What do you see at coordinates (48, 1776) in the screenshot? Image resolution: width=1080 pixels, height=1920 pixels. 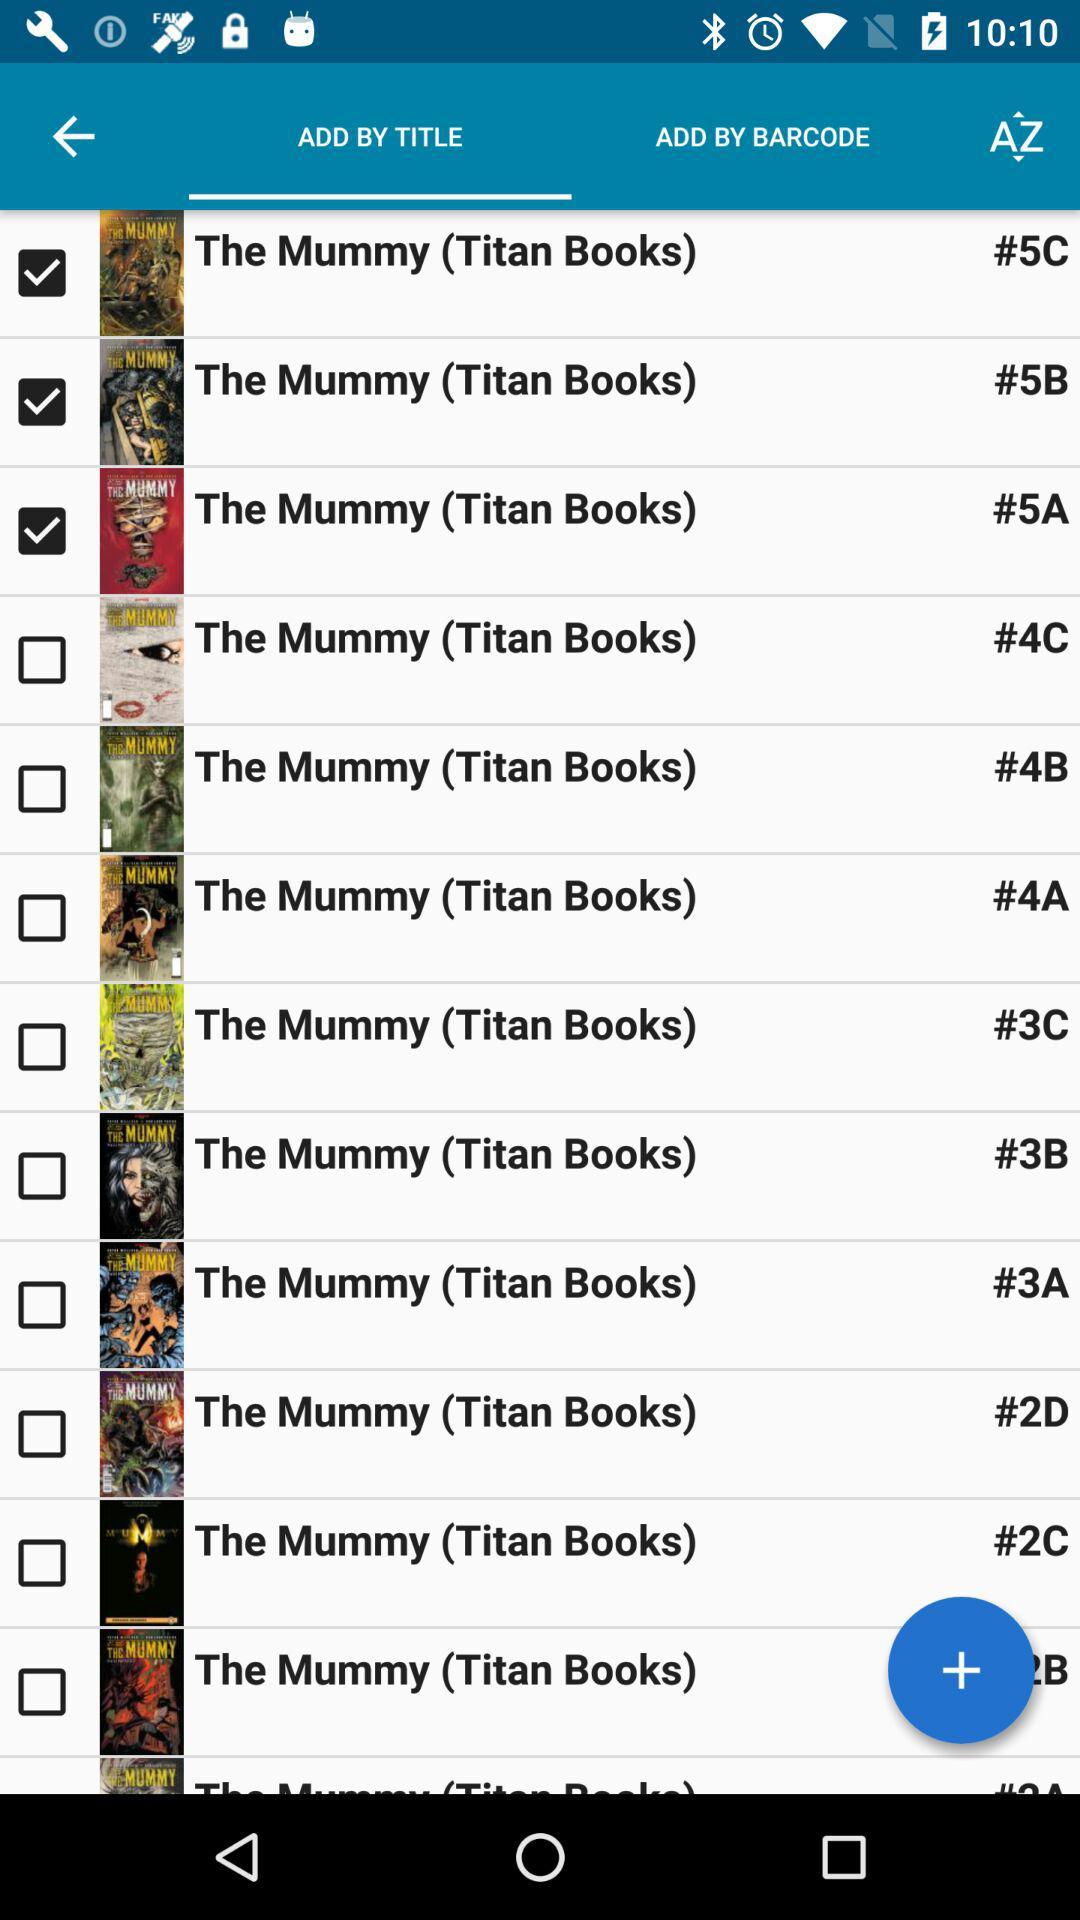 I see `a book` at bounding box center [48, 1776].